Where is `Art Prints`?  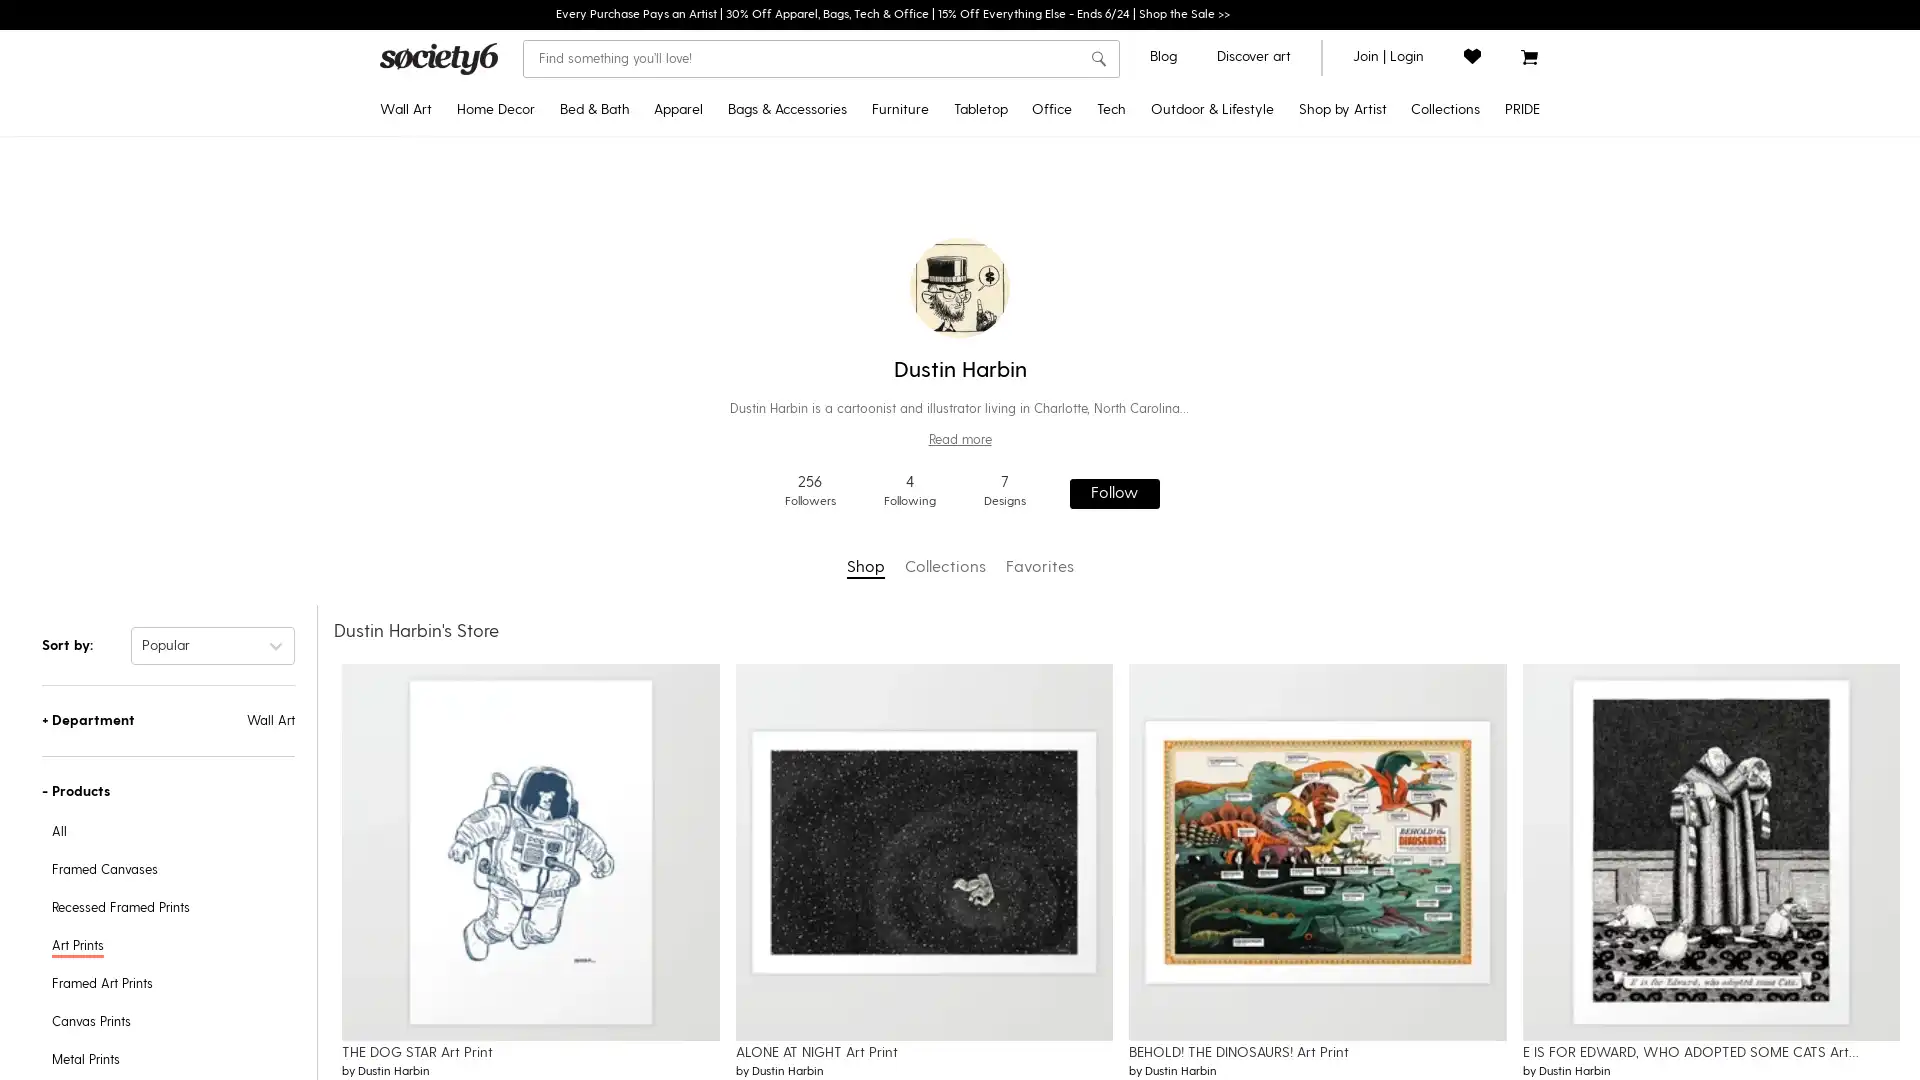
Art Prints is located at coordinates (470, 160).